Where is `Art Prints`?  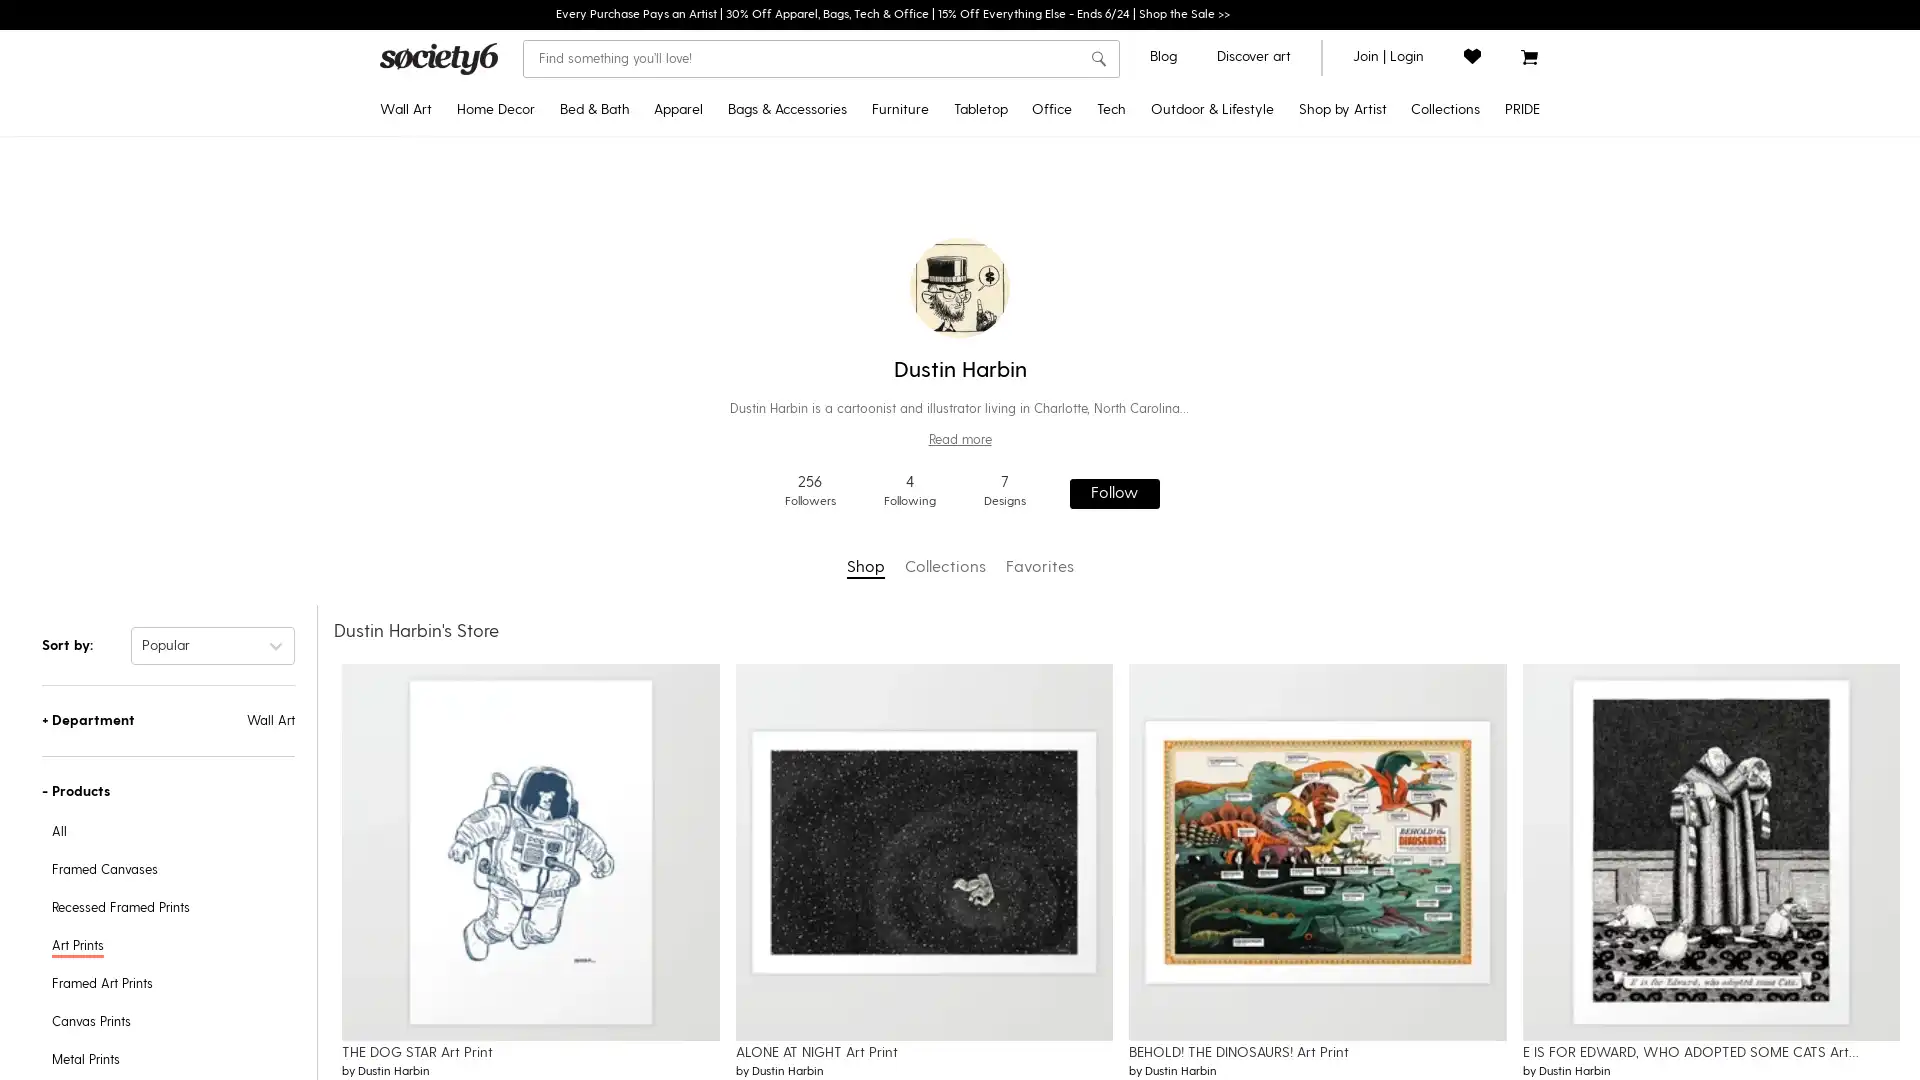
Art Prints is located at coordinates (470, 160).